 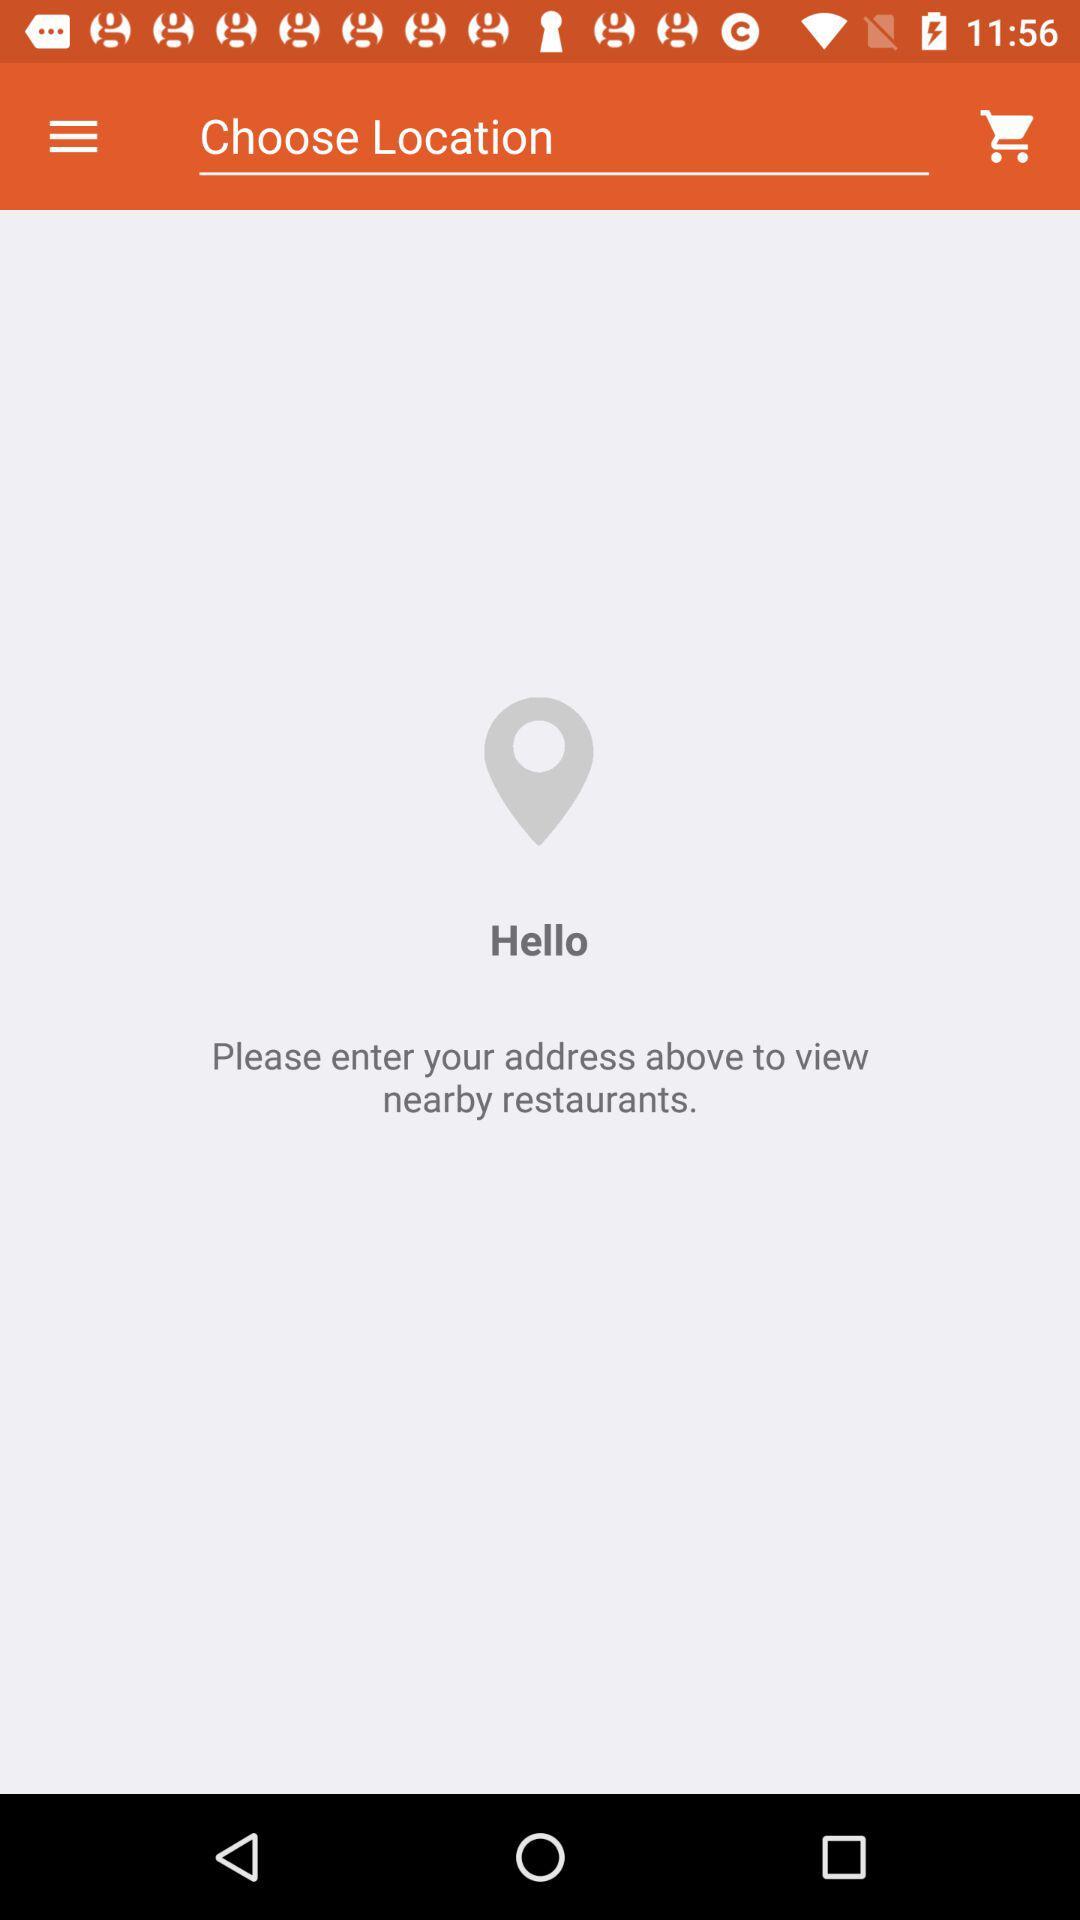 What do you see at coordinates (72, 135) in the screenshot?
I see `the icon to the left of choose location` at bounding box center [72, 135].